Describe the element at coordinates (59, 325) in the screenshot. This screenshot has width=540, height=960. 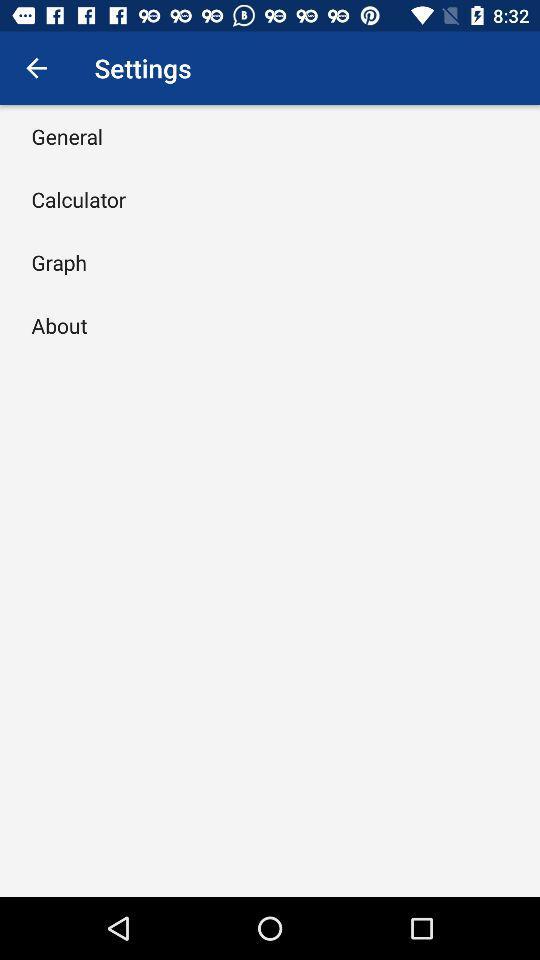
I see `icon on the left` at that location.